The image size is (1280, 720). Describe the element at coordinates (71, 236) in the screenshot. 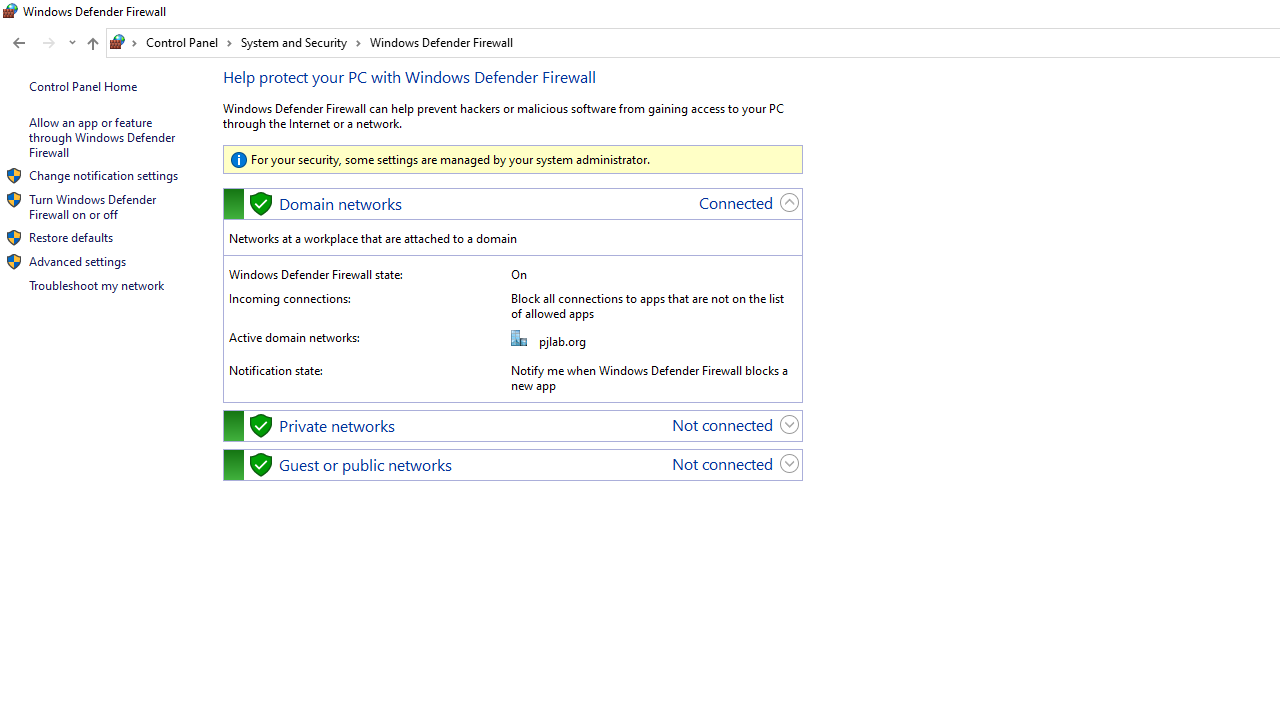

I see `'Restore defaults'` at that location.